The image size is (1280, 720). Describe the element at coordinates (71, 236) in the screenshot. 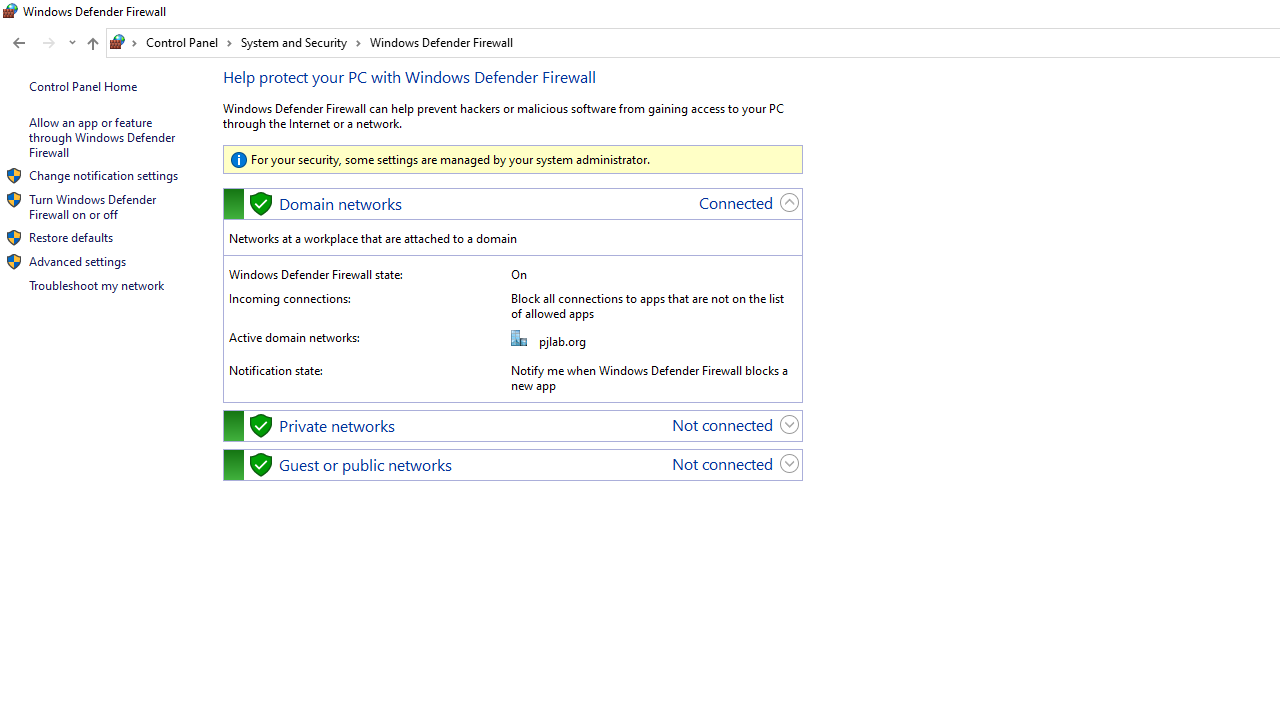

I see `'Restore defaults'` at that location.